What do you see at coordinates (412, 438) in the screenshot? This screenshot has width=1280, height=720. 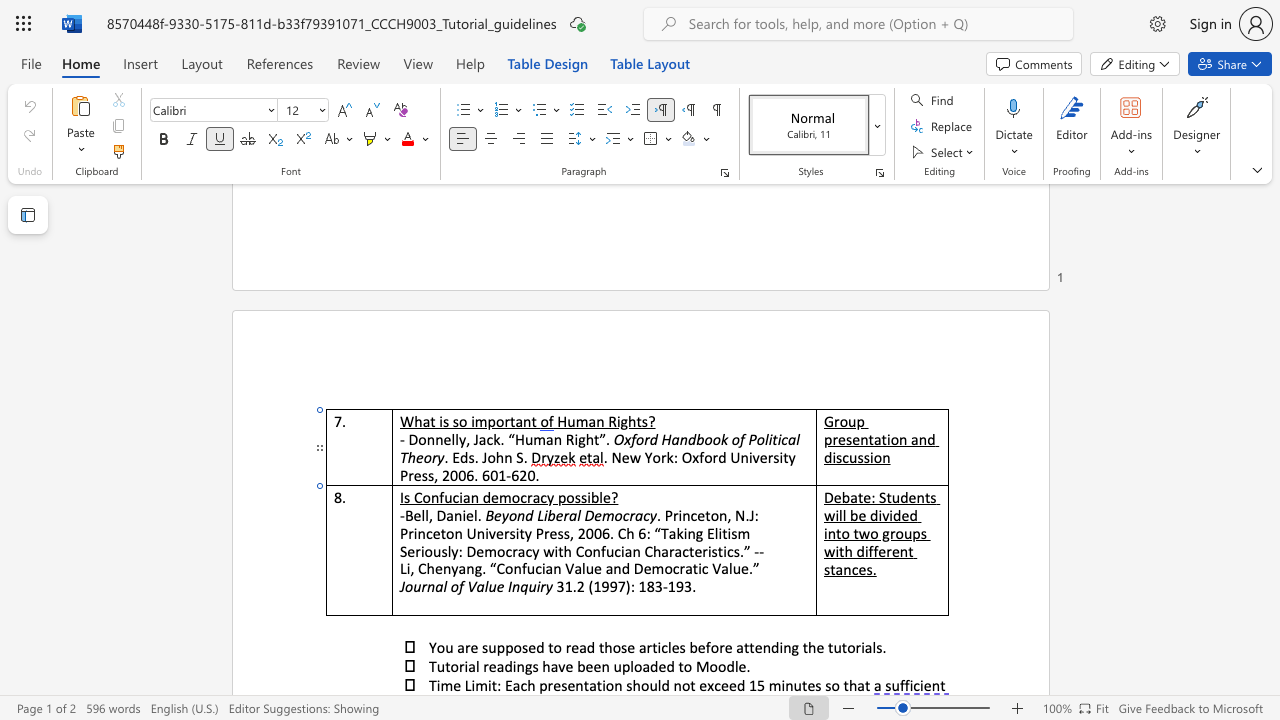 I see `the 1th character "D" in the text` at bounding box center [412, 438].